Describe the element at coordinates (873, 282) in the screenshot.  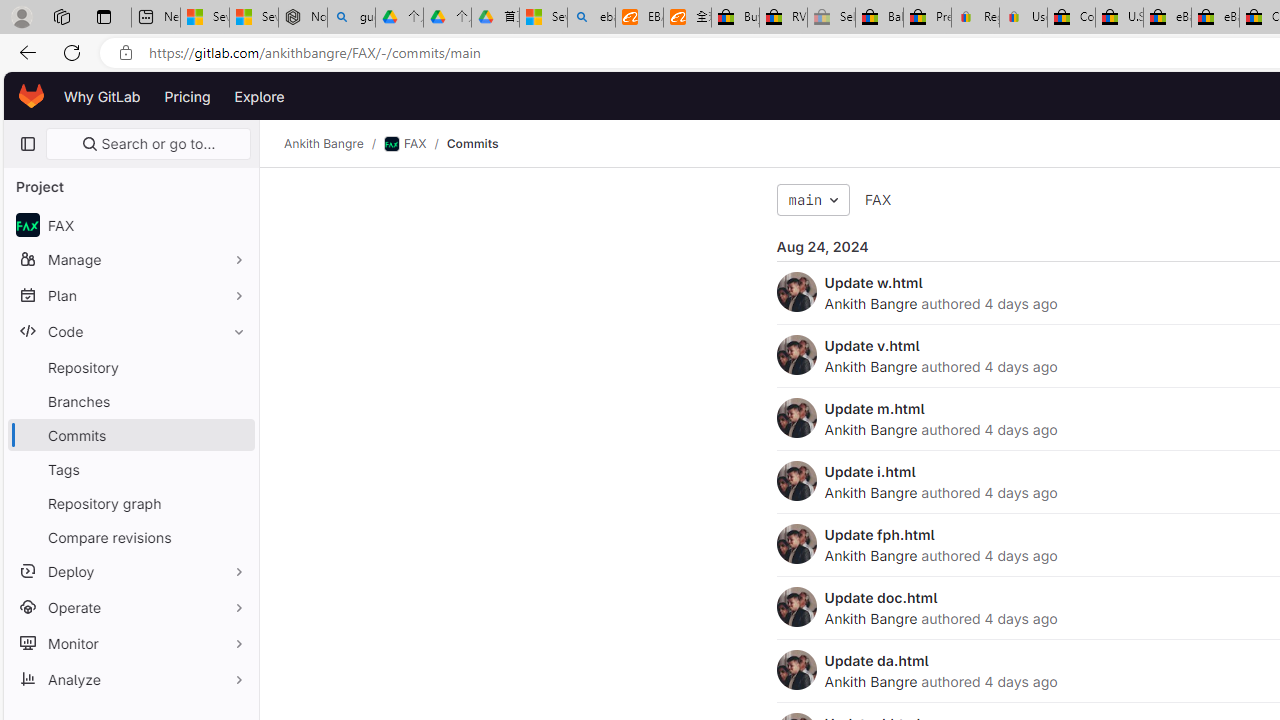
I see `'Update w.html'` at that location.